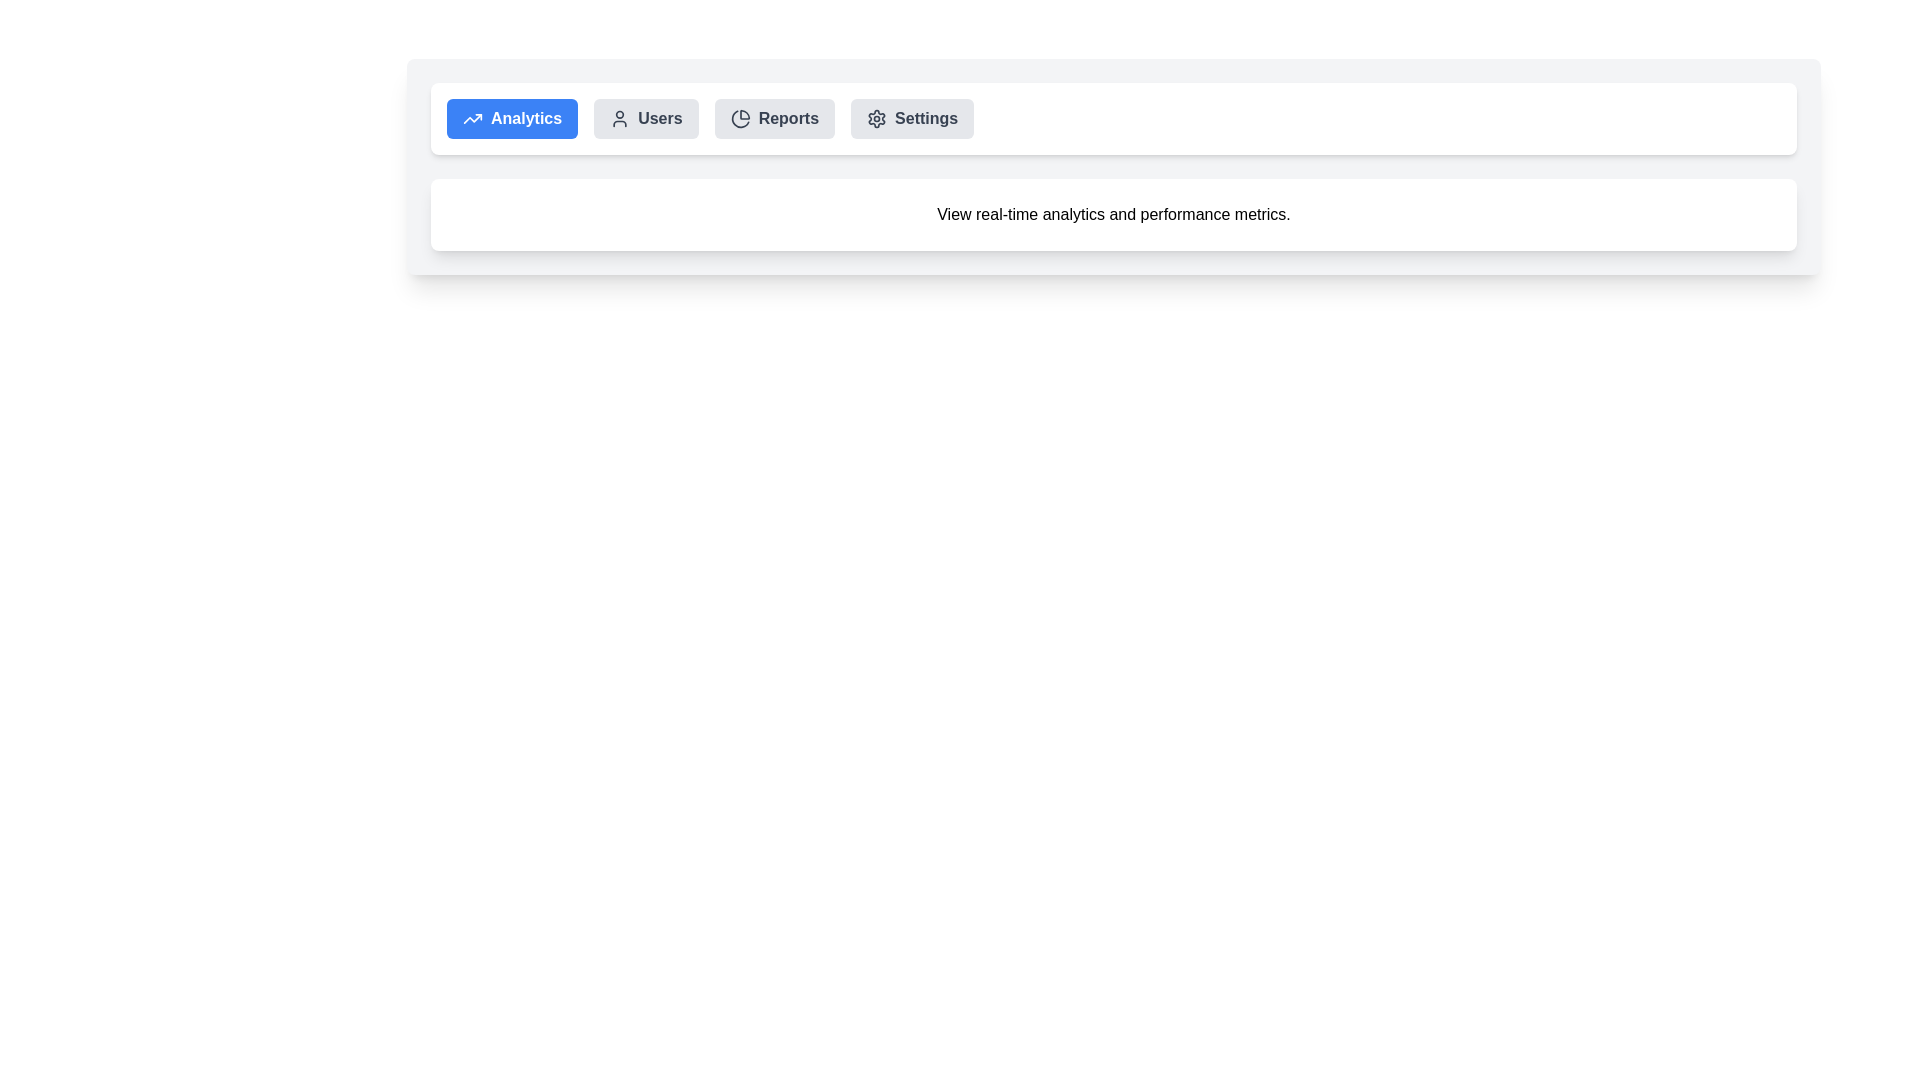  What do you see at coordinates (911, 119) in the screenshot?
I see `the tab labeled Settings to observe its hover effect` at bounding box center [911, 119].